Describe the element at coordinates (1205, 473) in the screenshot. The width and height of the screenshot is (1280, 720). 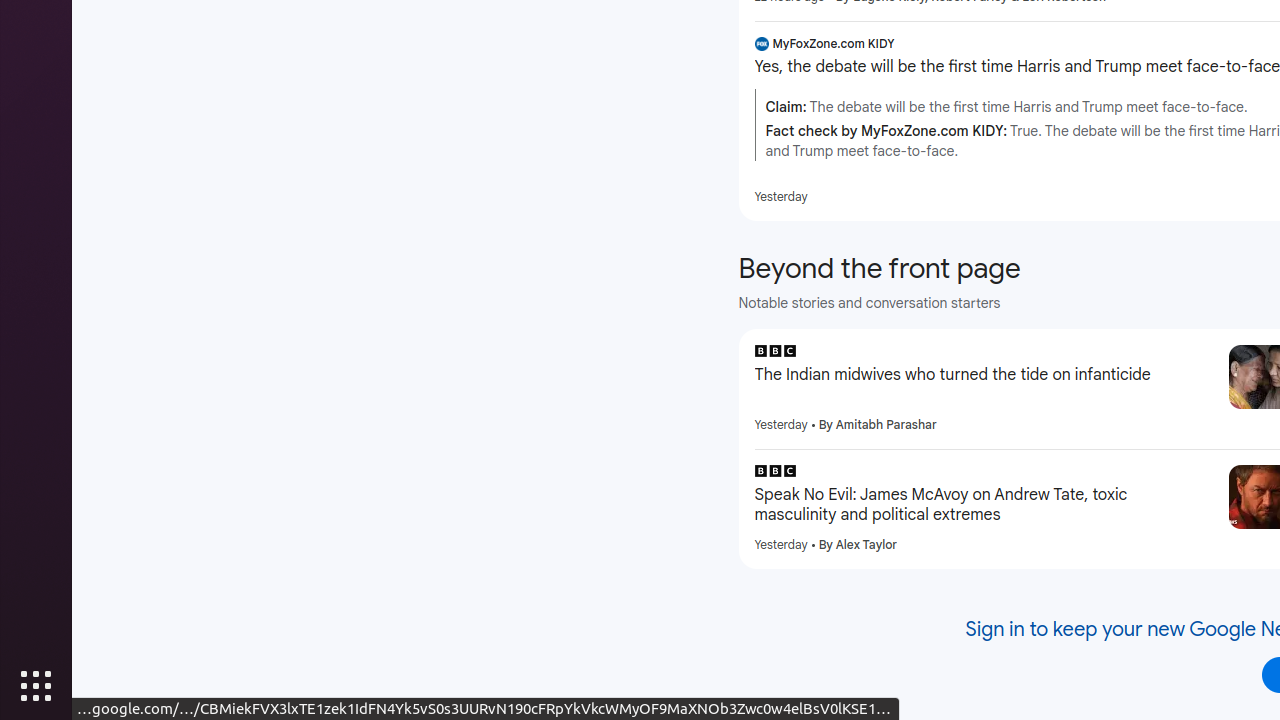
I see `'More - Speak No Evil: James McAvoy on Andrew Tate, toxic masculinity and political extremes'` at that location.